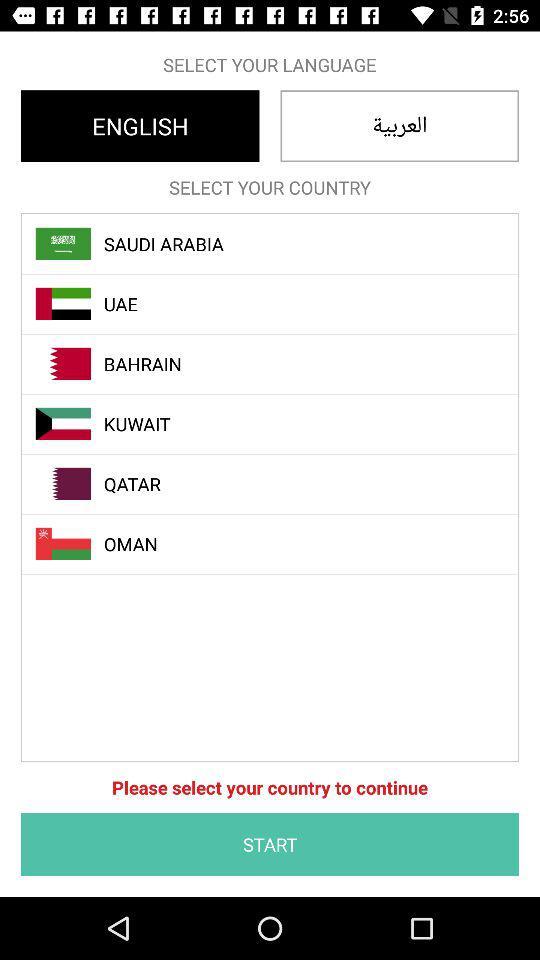 The height and width of the screenshot is (960, 540). I want to click on english, so click(139, 125).